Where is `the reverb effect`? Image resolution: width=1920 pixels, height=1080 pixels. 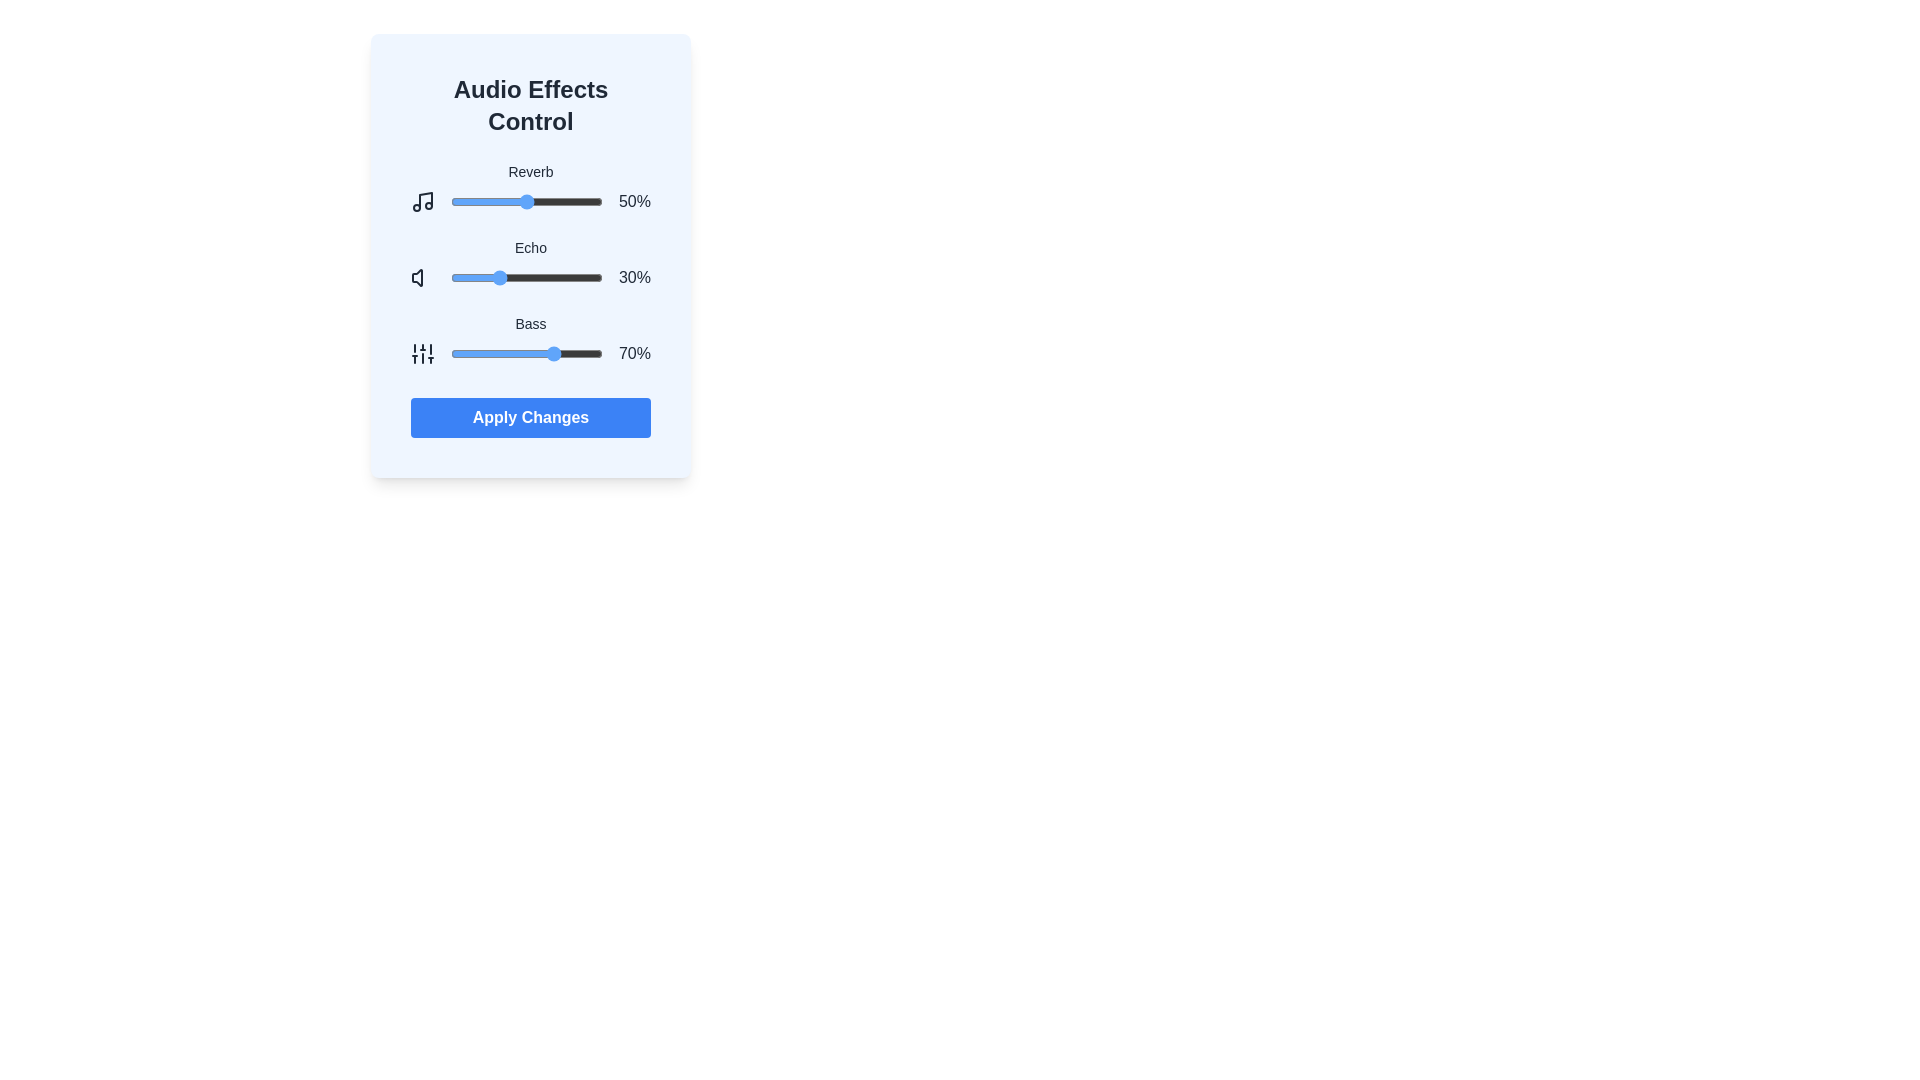
the reverb effect is located at coordinates (490, 201).